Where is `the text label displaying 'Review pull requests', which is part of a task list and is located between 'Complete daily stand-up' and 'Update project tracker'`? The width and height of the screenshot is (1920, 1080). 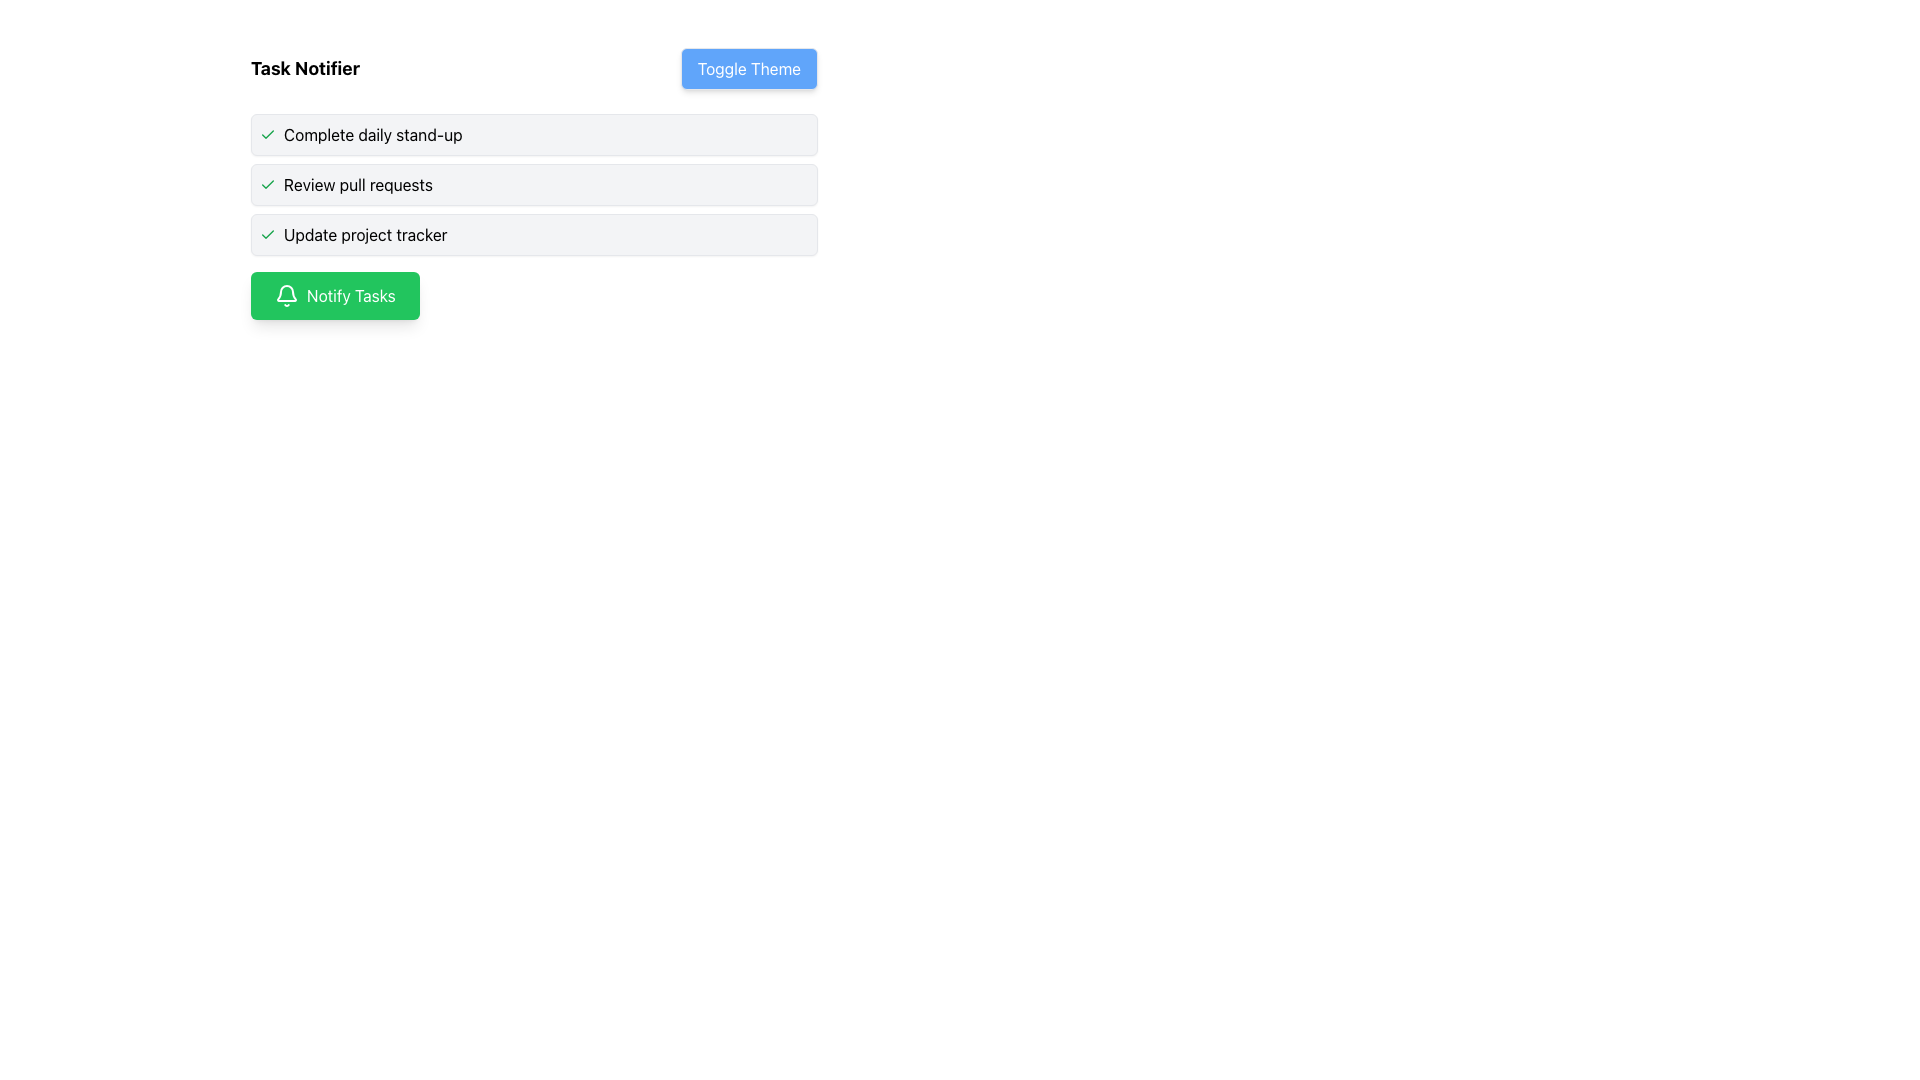
the text label displaying 'Review pull requests', which is part of a task list and is located between 'Complete daily stand-up' and 'Update project tracker' is located at coordinates (358, 185).